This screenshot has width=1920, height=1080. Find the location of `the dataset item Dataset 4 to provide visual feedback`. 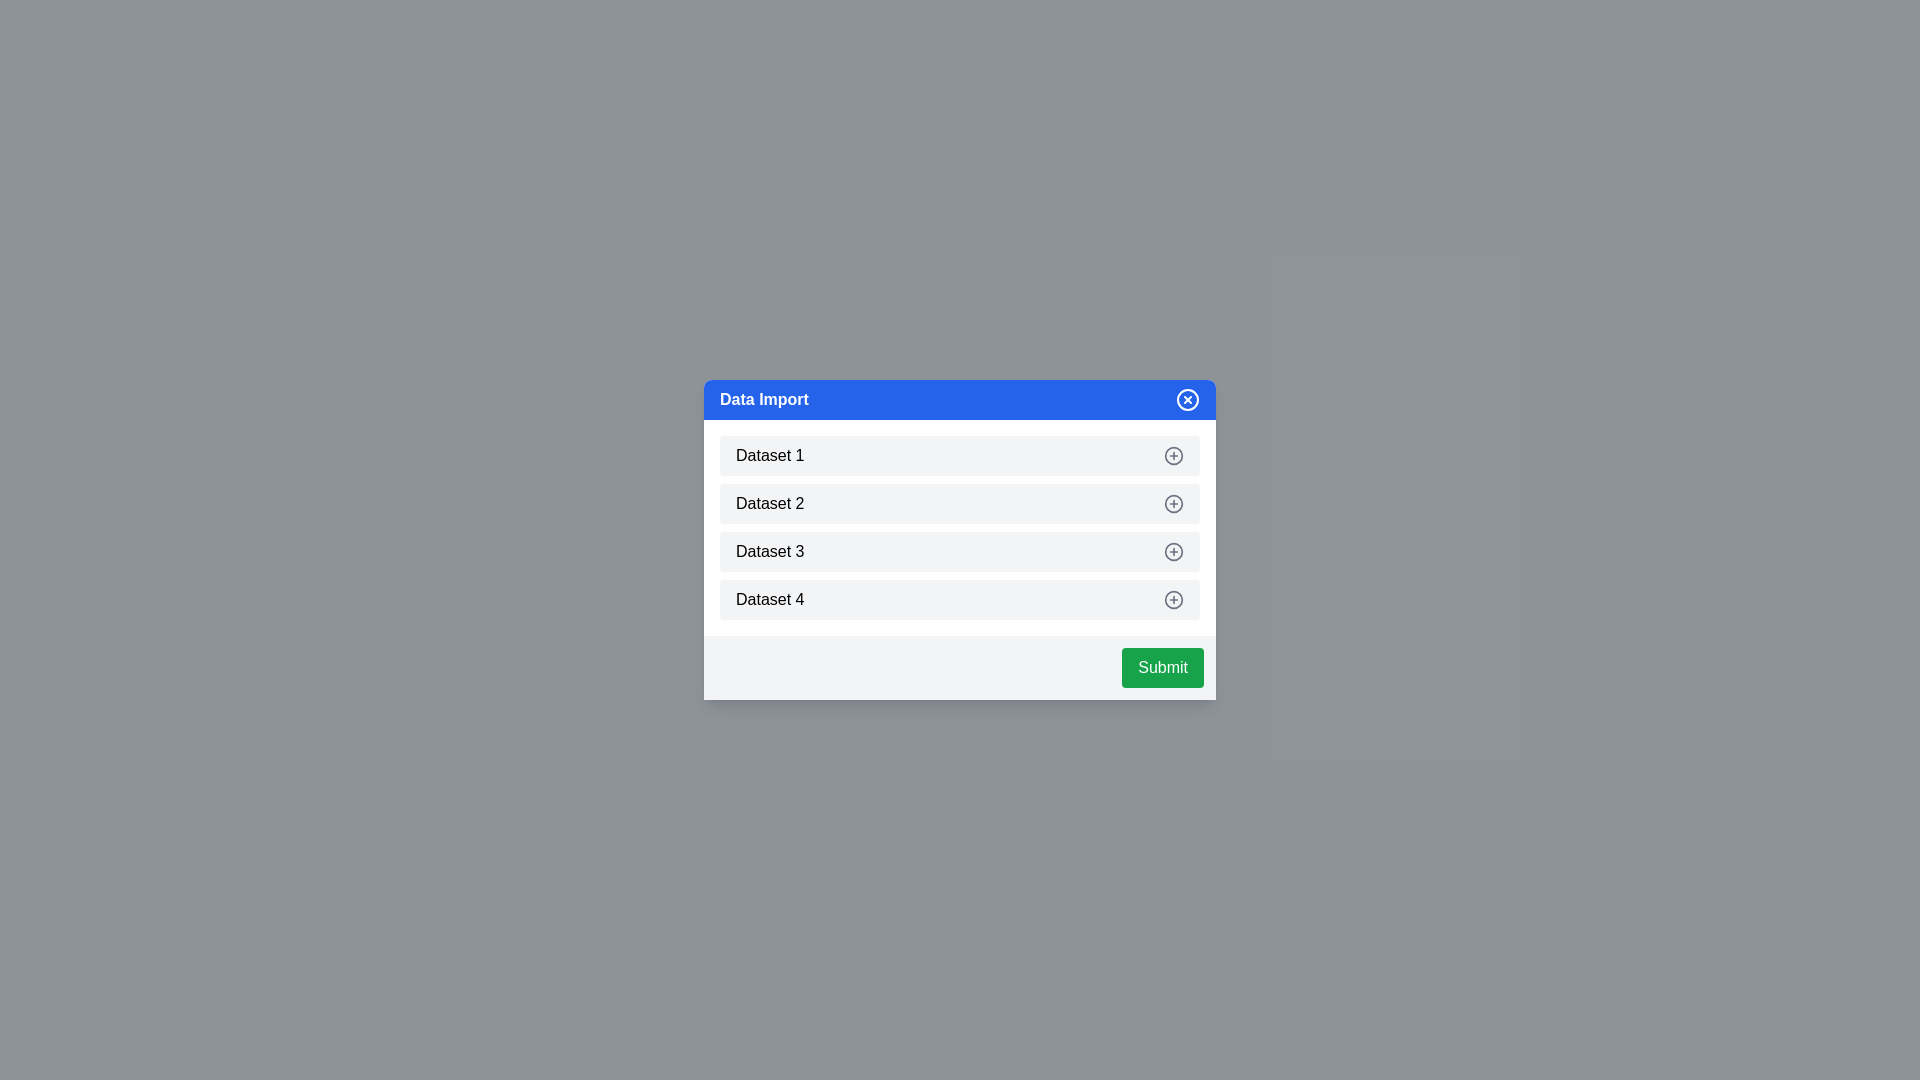

the dataset item Dataset 4 to provide visual feedback is located at coordinates (960, 599).